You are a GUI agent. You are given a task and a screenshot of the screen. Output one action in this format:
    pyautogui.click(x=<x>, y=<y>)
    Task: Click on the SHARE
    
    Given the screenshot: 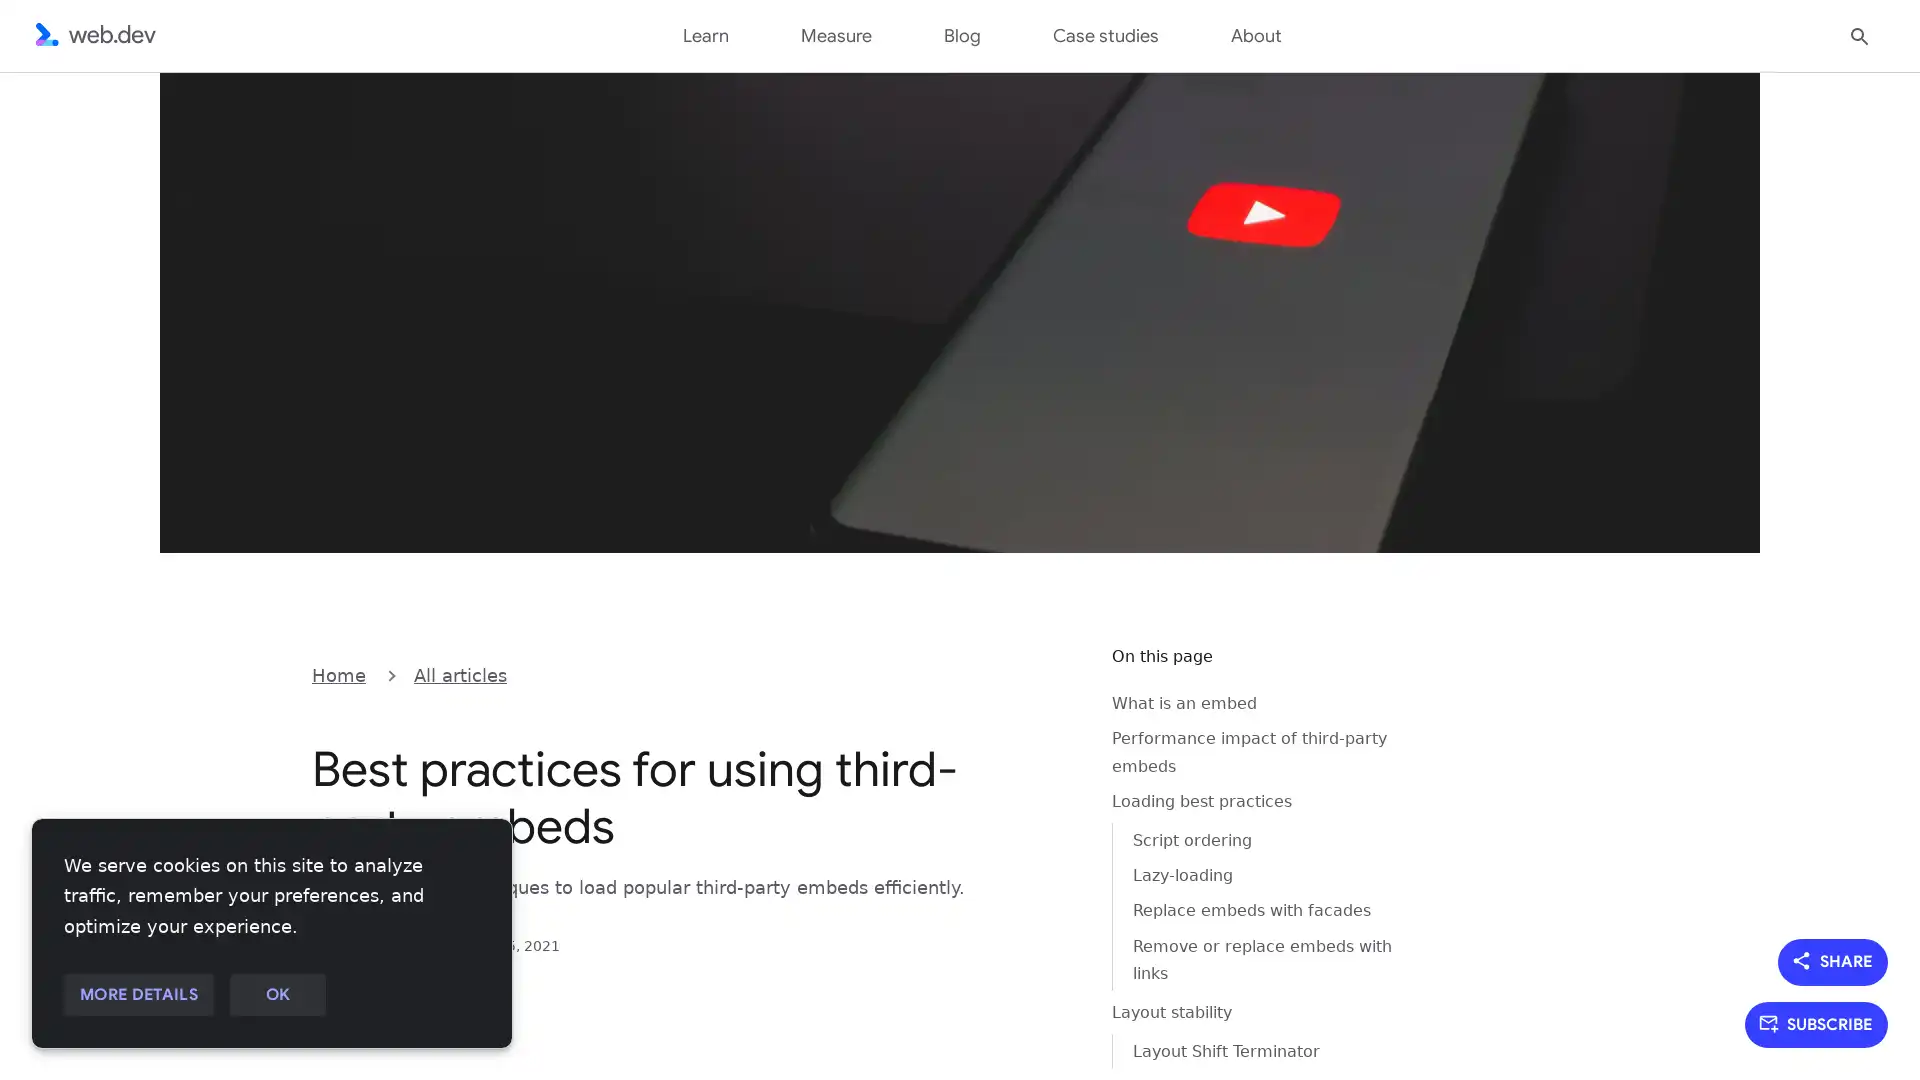 What is the action you would take?
    pyautogui.click(x=1833, y=960)
    